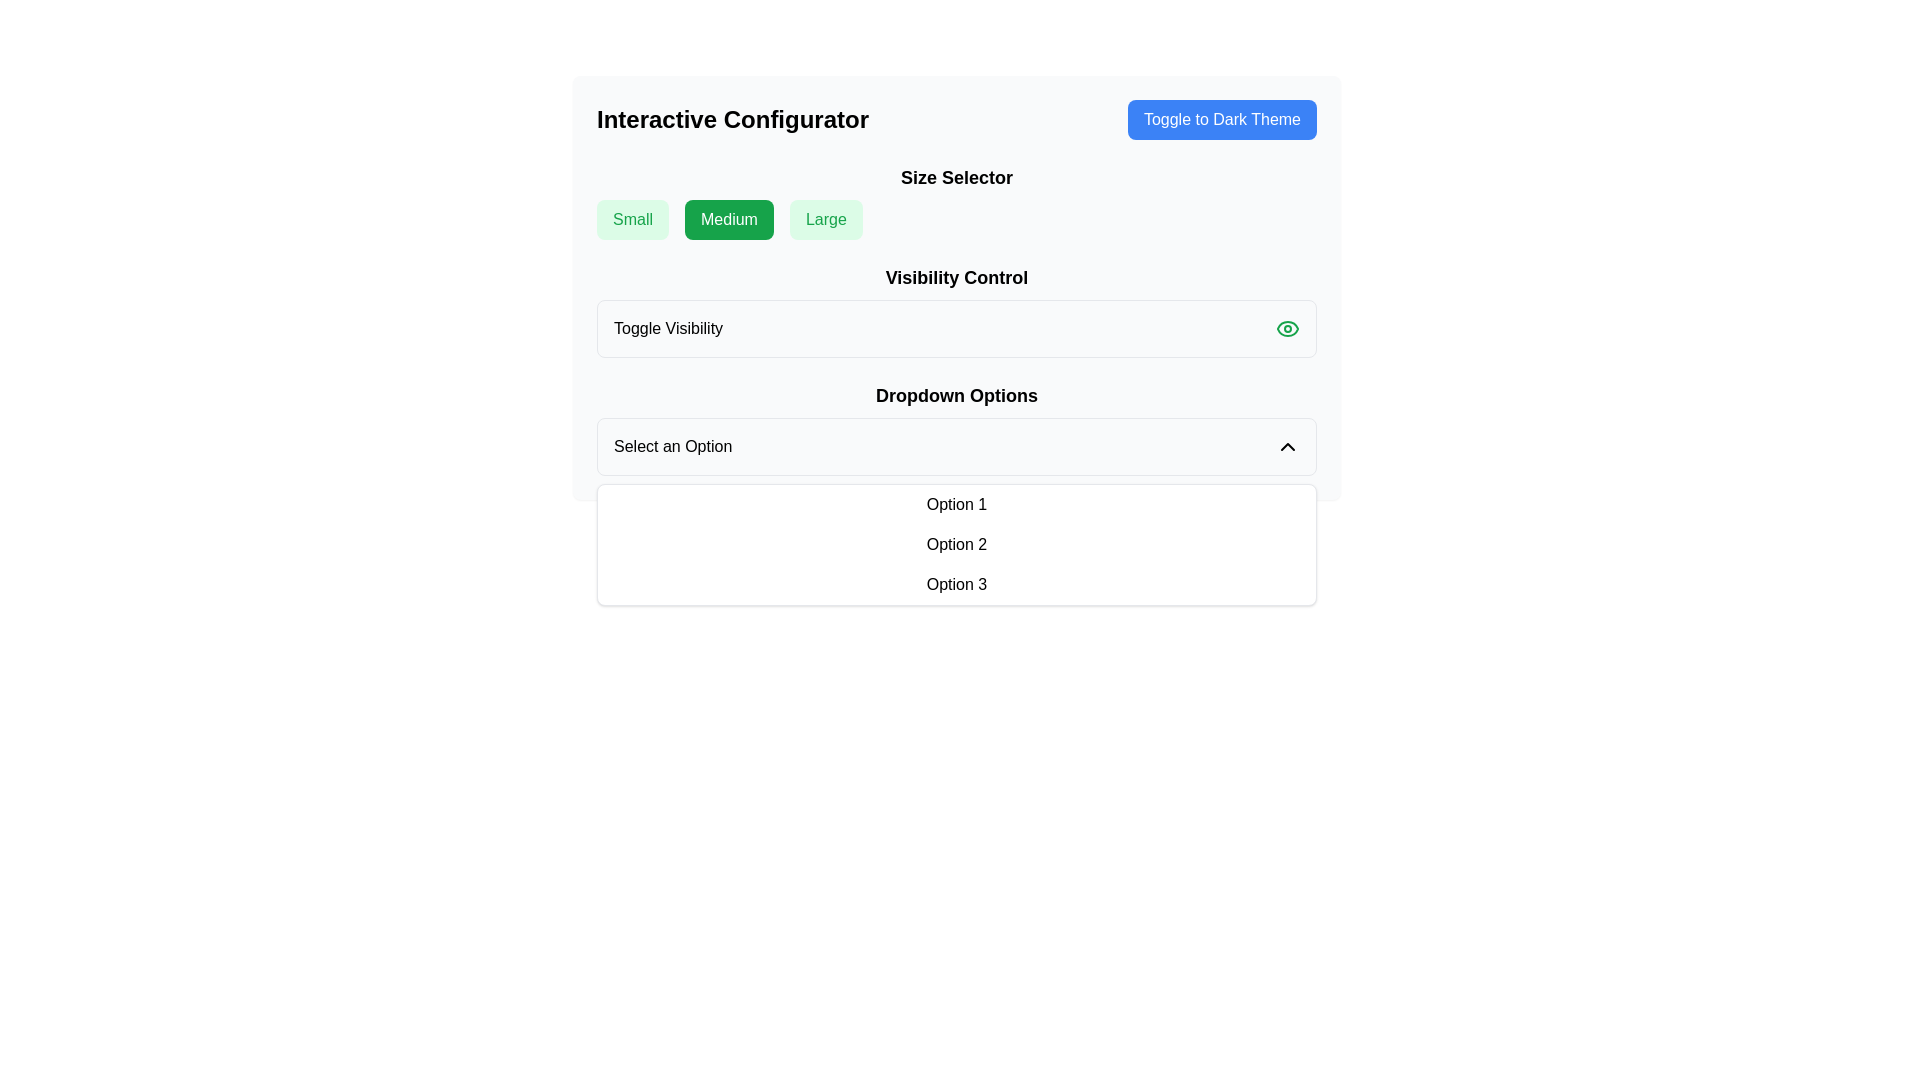 This screenshot has height=1080, width=1920. What do you see at coordinates (955, 277) in the screenshot?
I see `the bold text element labeled 'Visibility Control', which is centrally located above the 'Toggle Visibility' element and below the 'Size Selector' section` at bounding box center [955, 277].